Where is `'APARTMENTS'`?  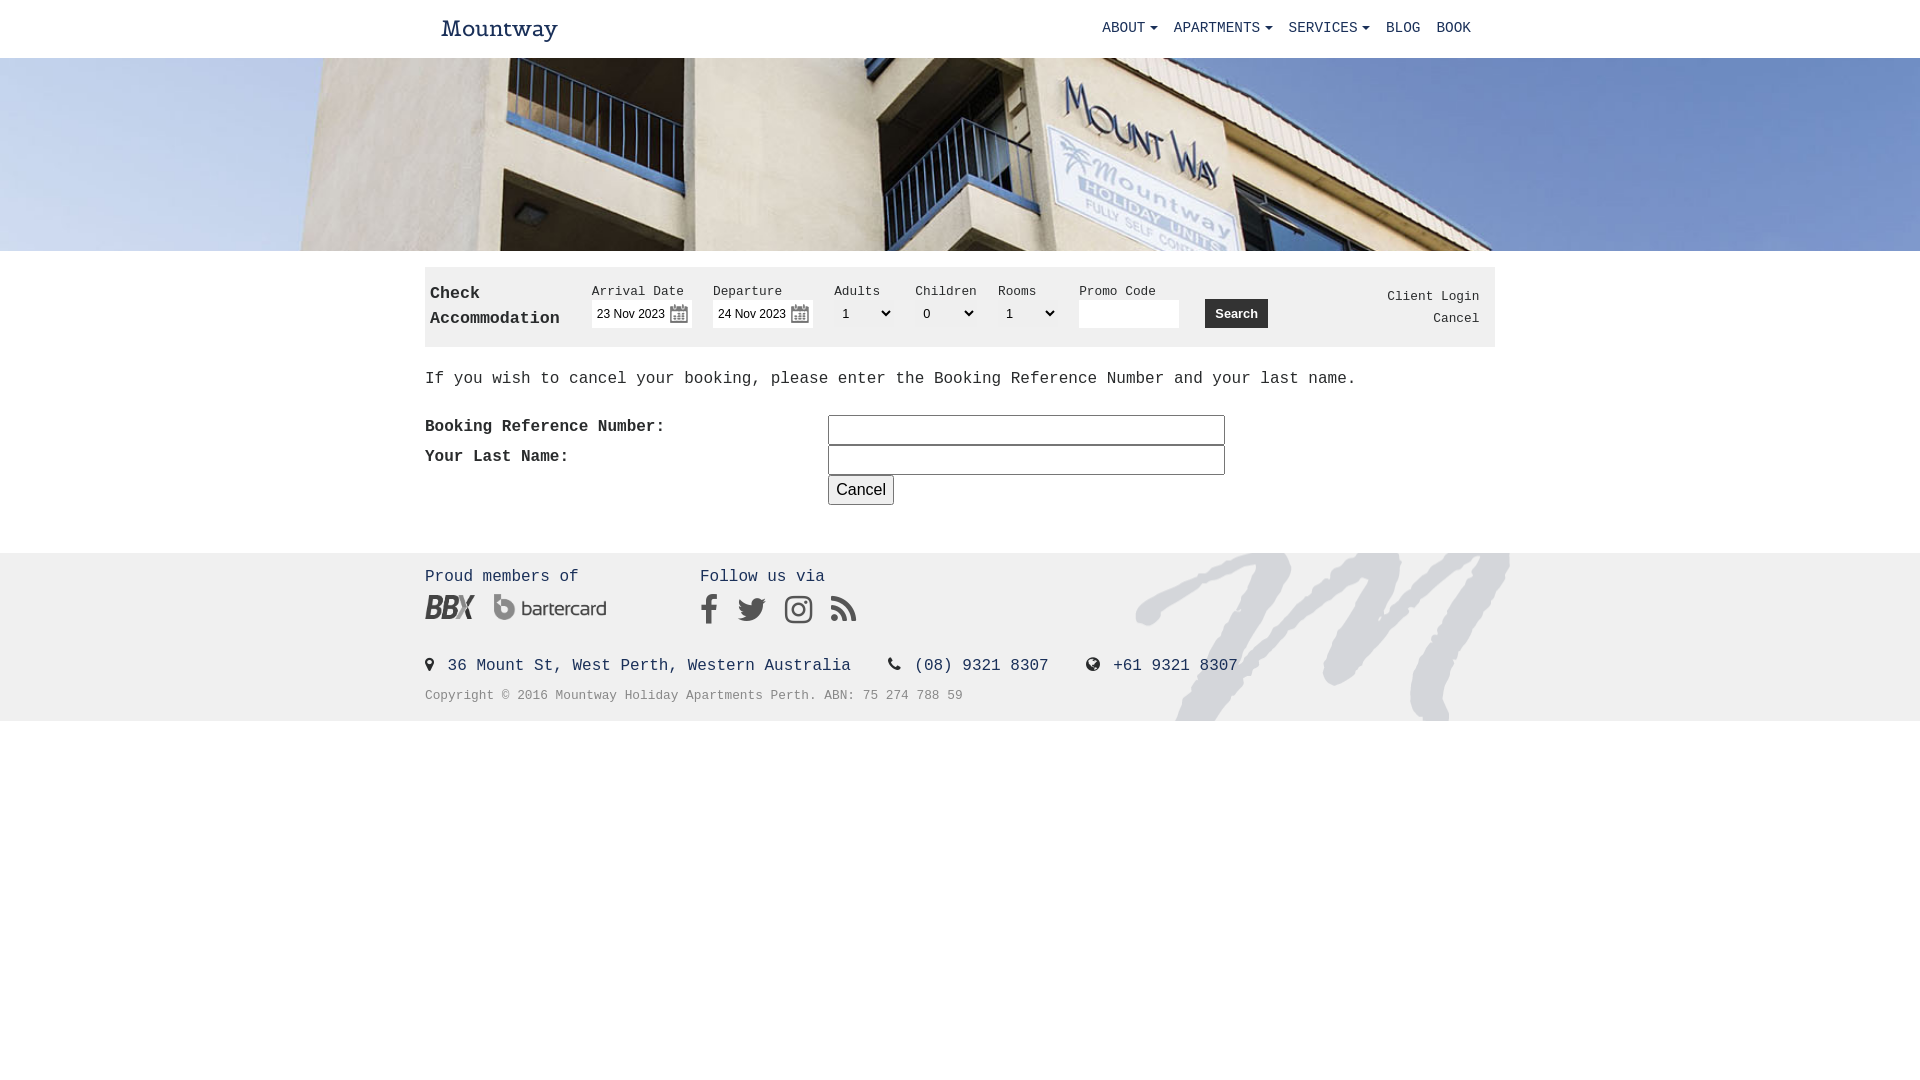
'APARTMENTS' is located at coordinates (1222, 29).